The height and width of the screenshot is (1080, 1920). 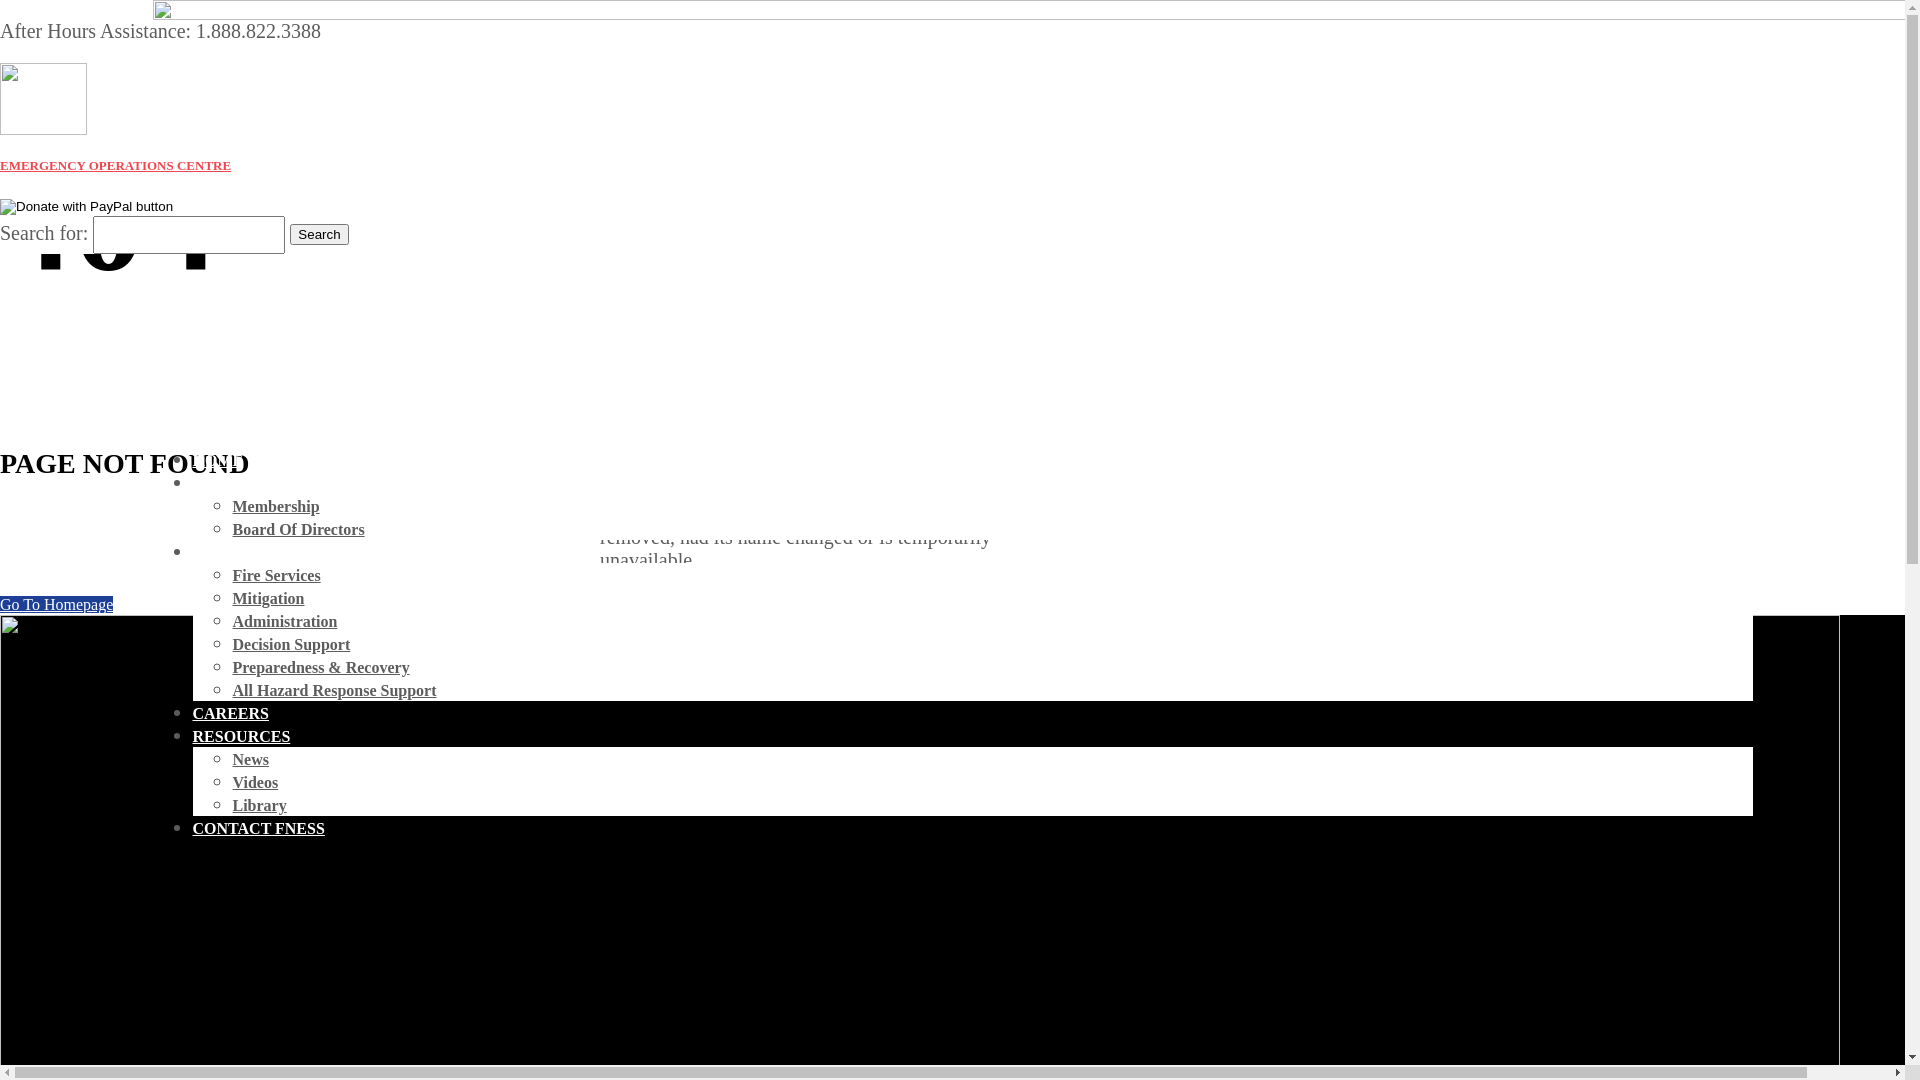 I want to click on 'Go To Homepage', so click(x=56, y=603).